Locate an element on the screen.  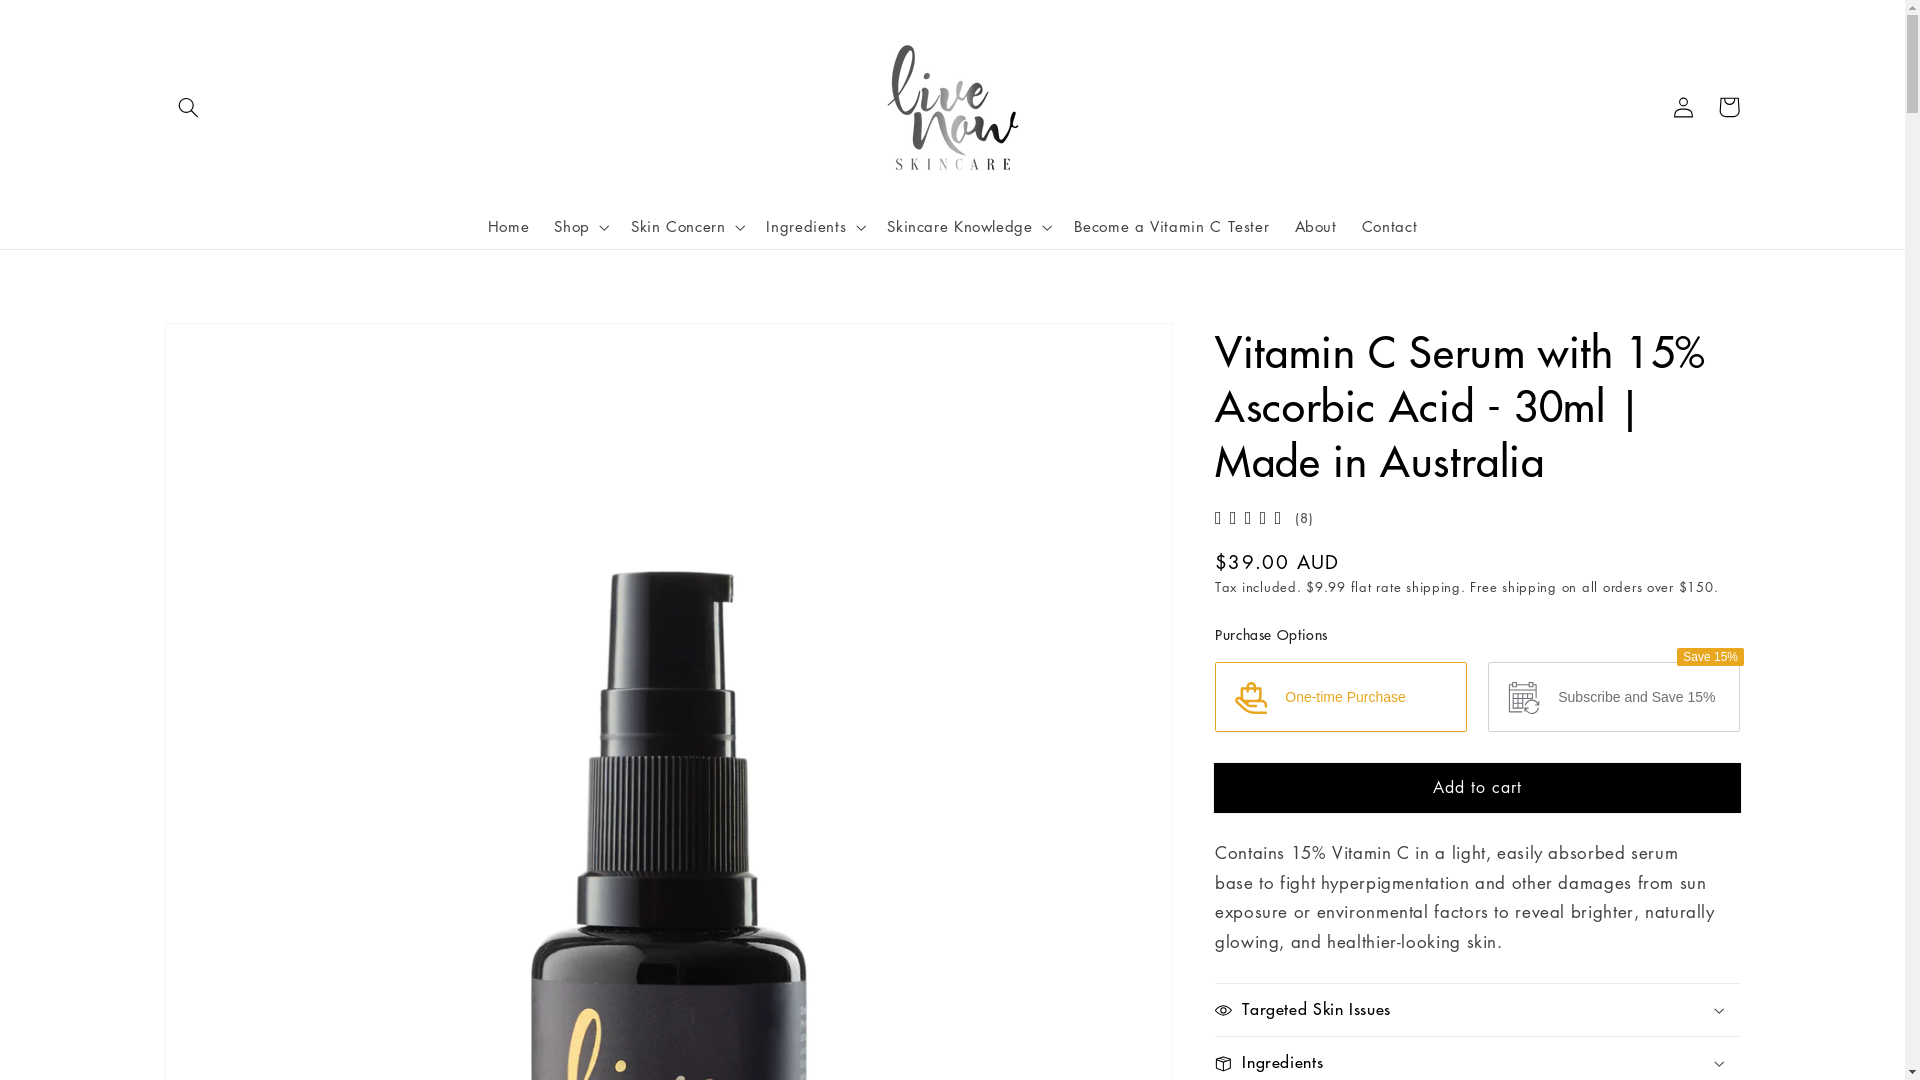
'Add to cart' is located at coordinates (1477, 787).